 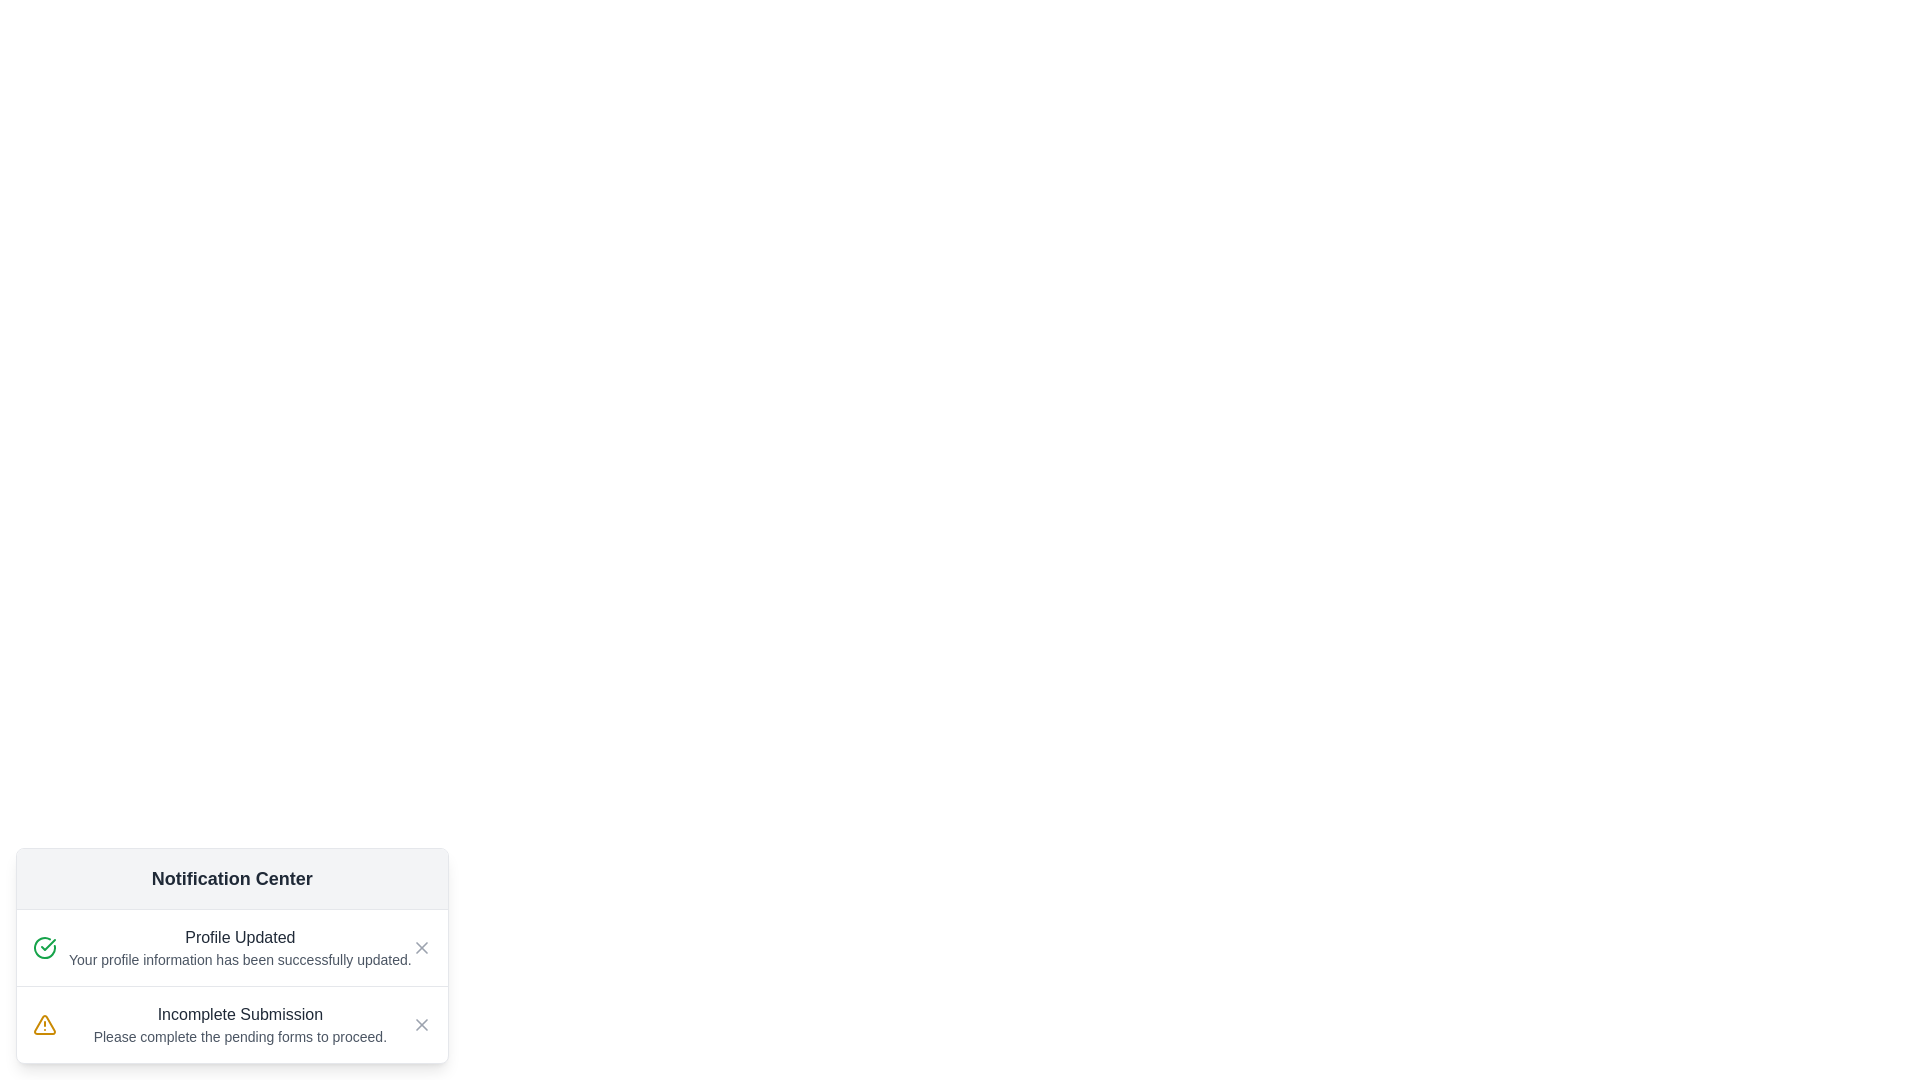 What do you see at coordinates (240, 1025) in the screenshot?
I see `the Notification Message titled 'Incomplete Submission' to proceed` at bounding box center [240, 1025].